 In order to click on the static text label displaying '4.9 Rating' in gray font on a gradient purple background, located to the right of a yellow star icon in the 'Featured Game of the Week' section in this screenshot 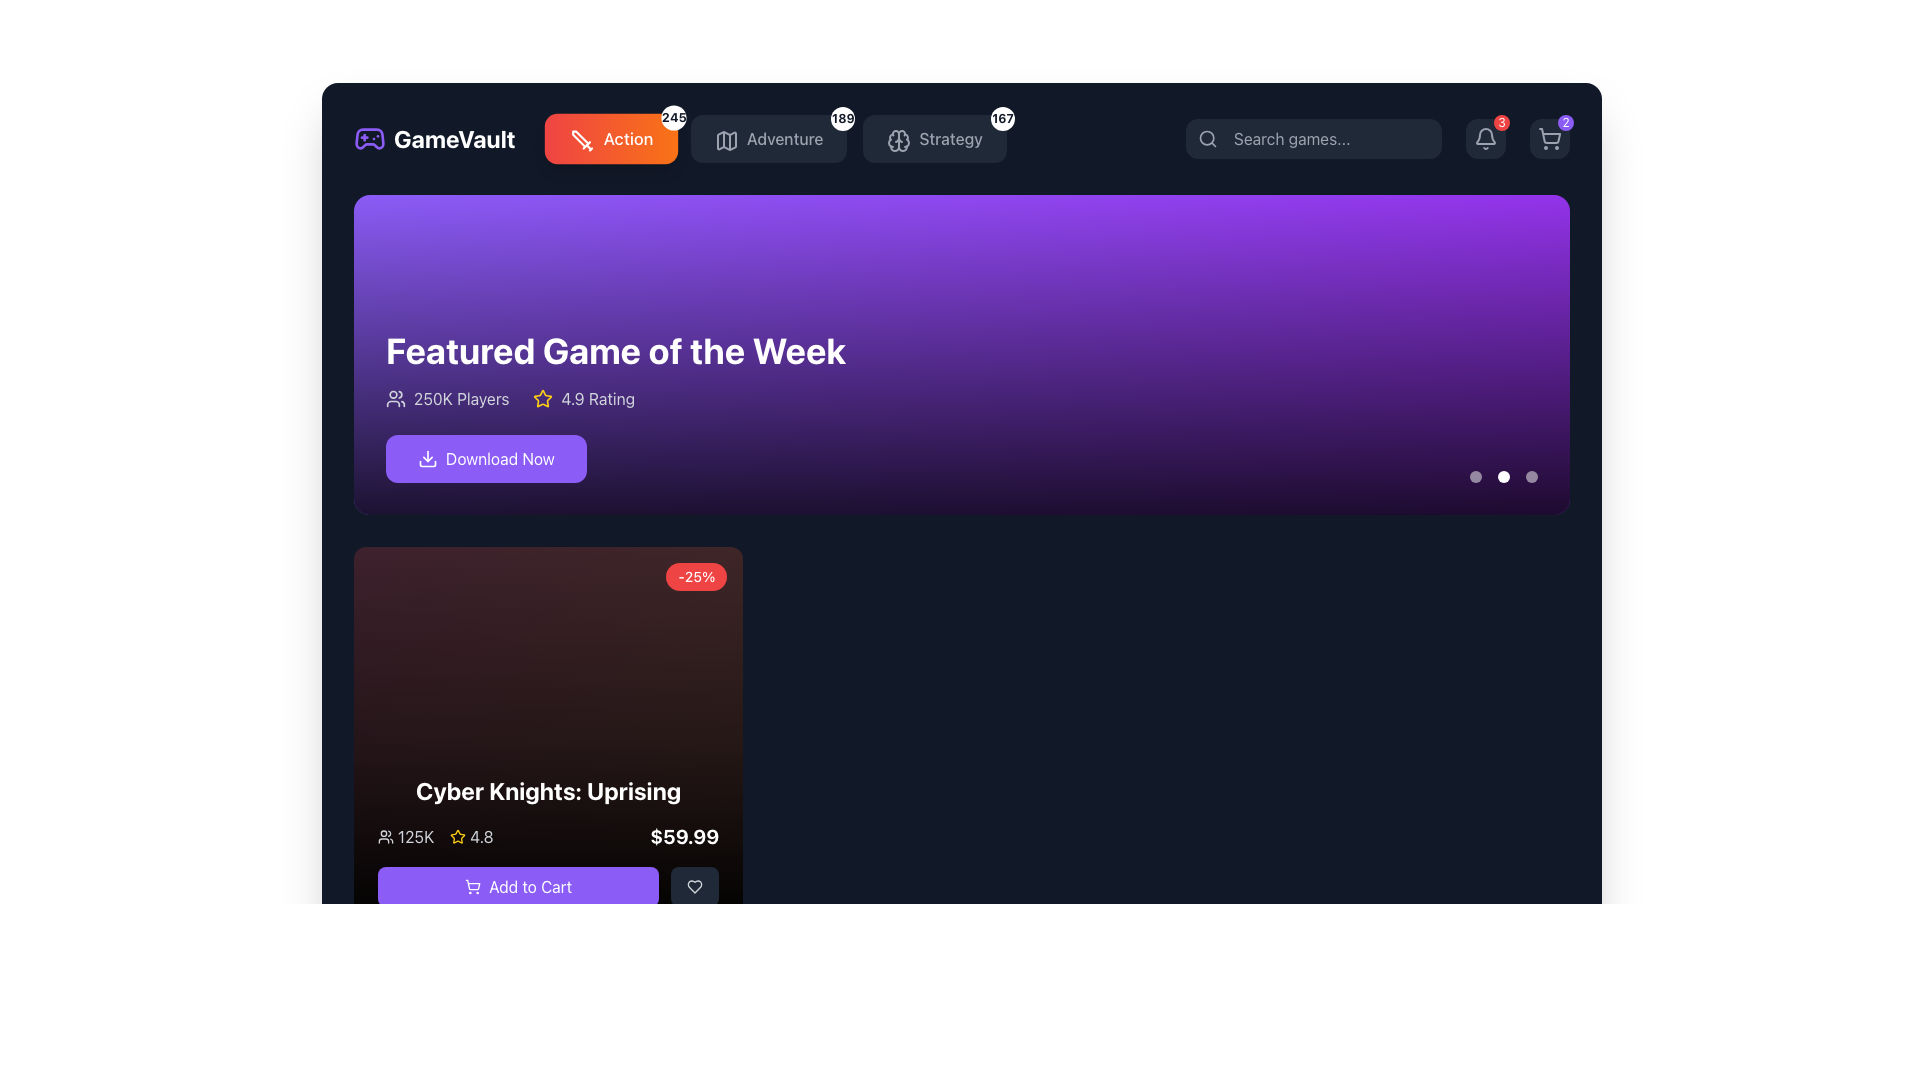, I will do `click(597, 398)`.